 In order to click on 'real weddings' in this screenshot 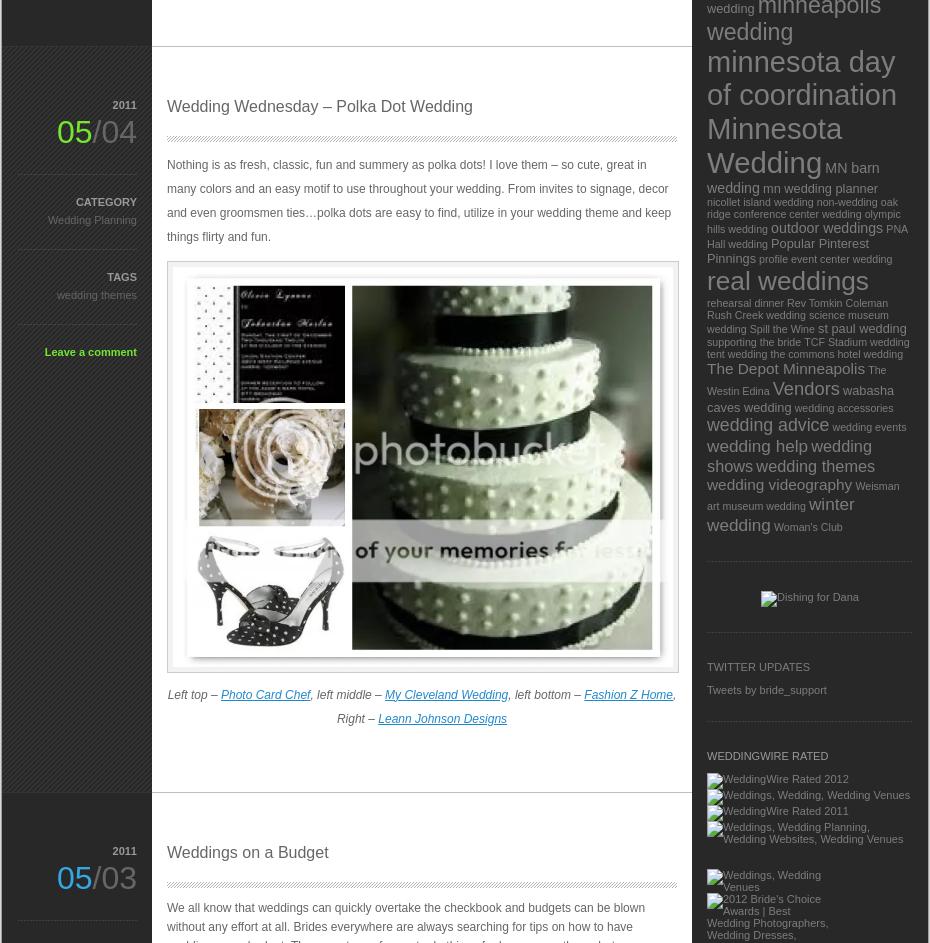, I will do `click(786, 280)`.